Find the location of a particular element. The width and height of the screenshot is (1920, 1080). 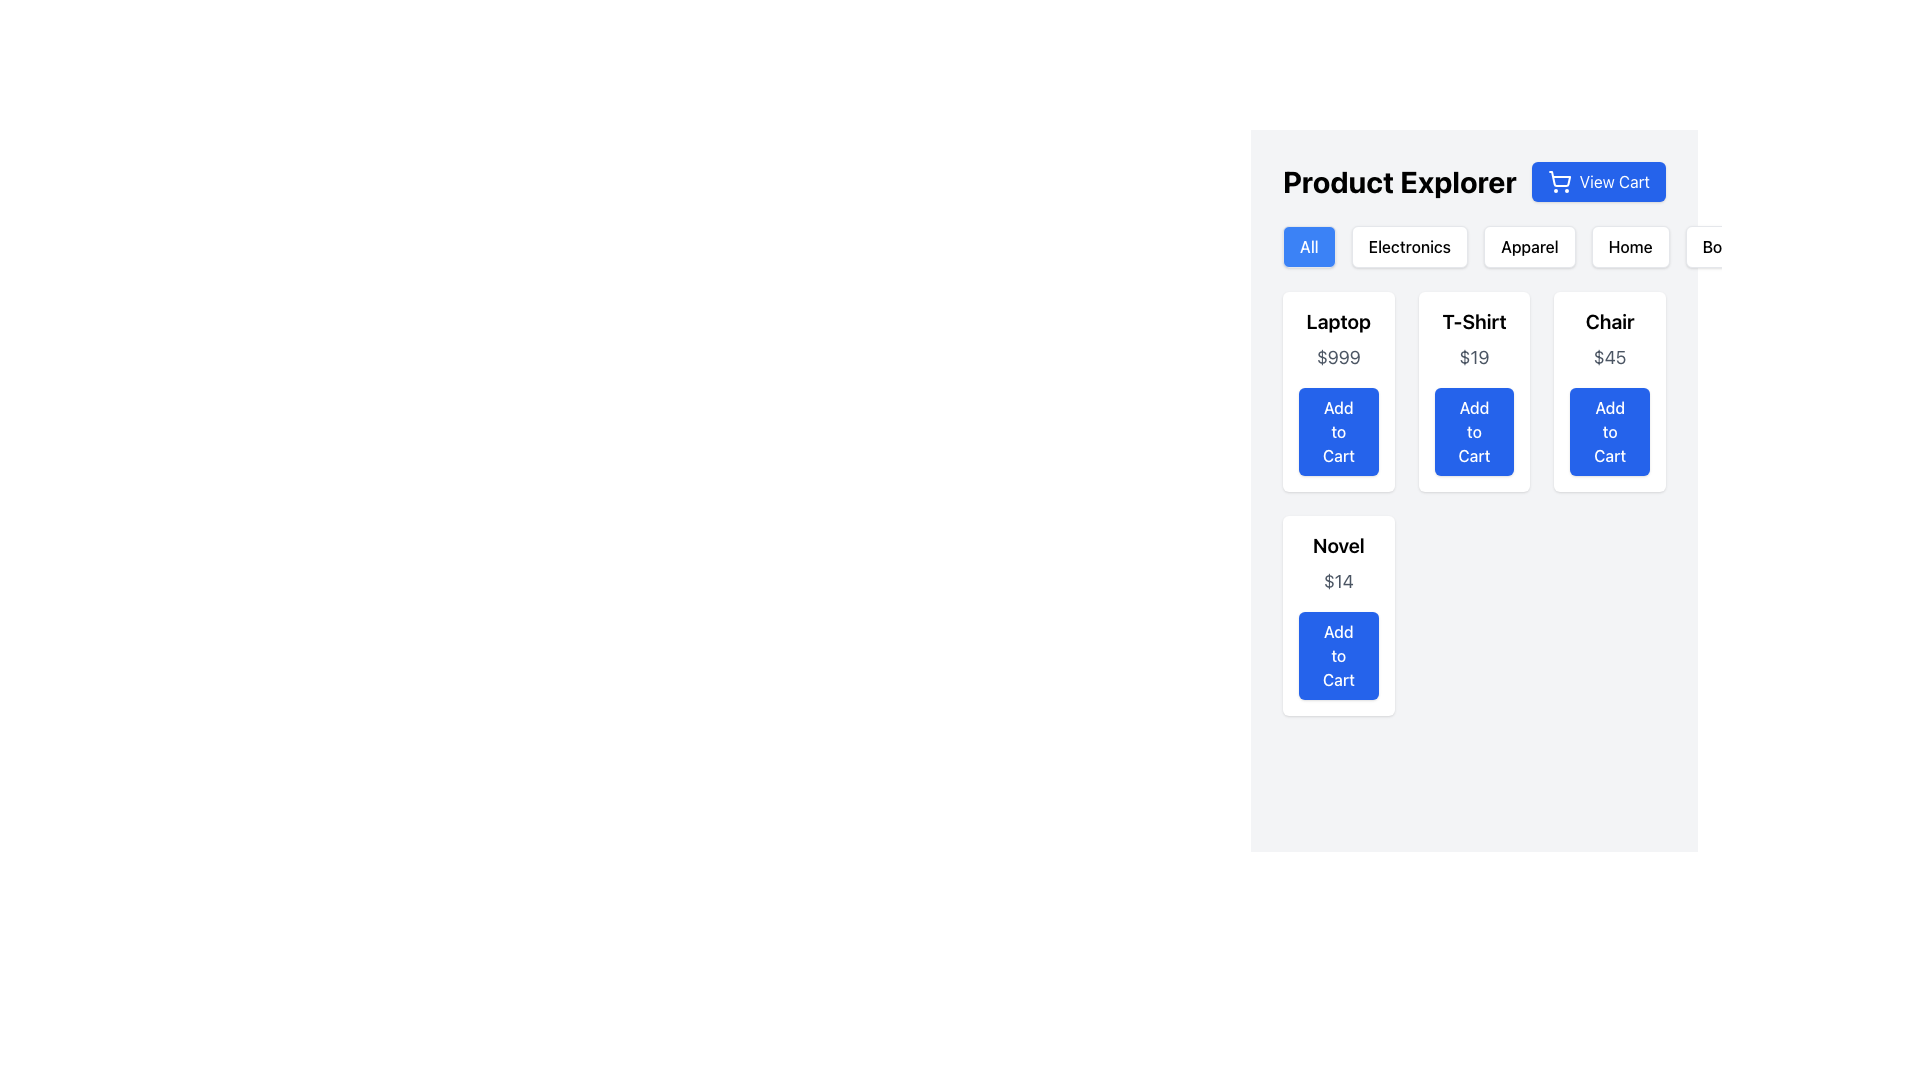

the rectangular button labeled 'All', which has a blue background and white text is located at coordinates (1309, 245).